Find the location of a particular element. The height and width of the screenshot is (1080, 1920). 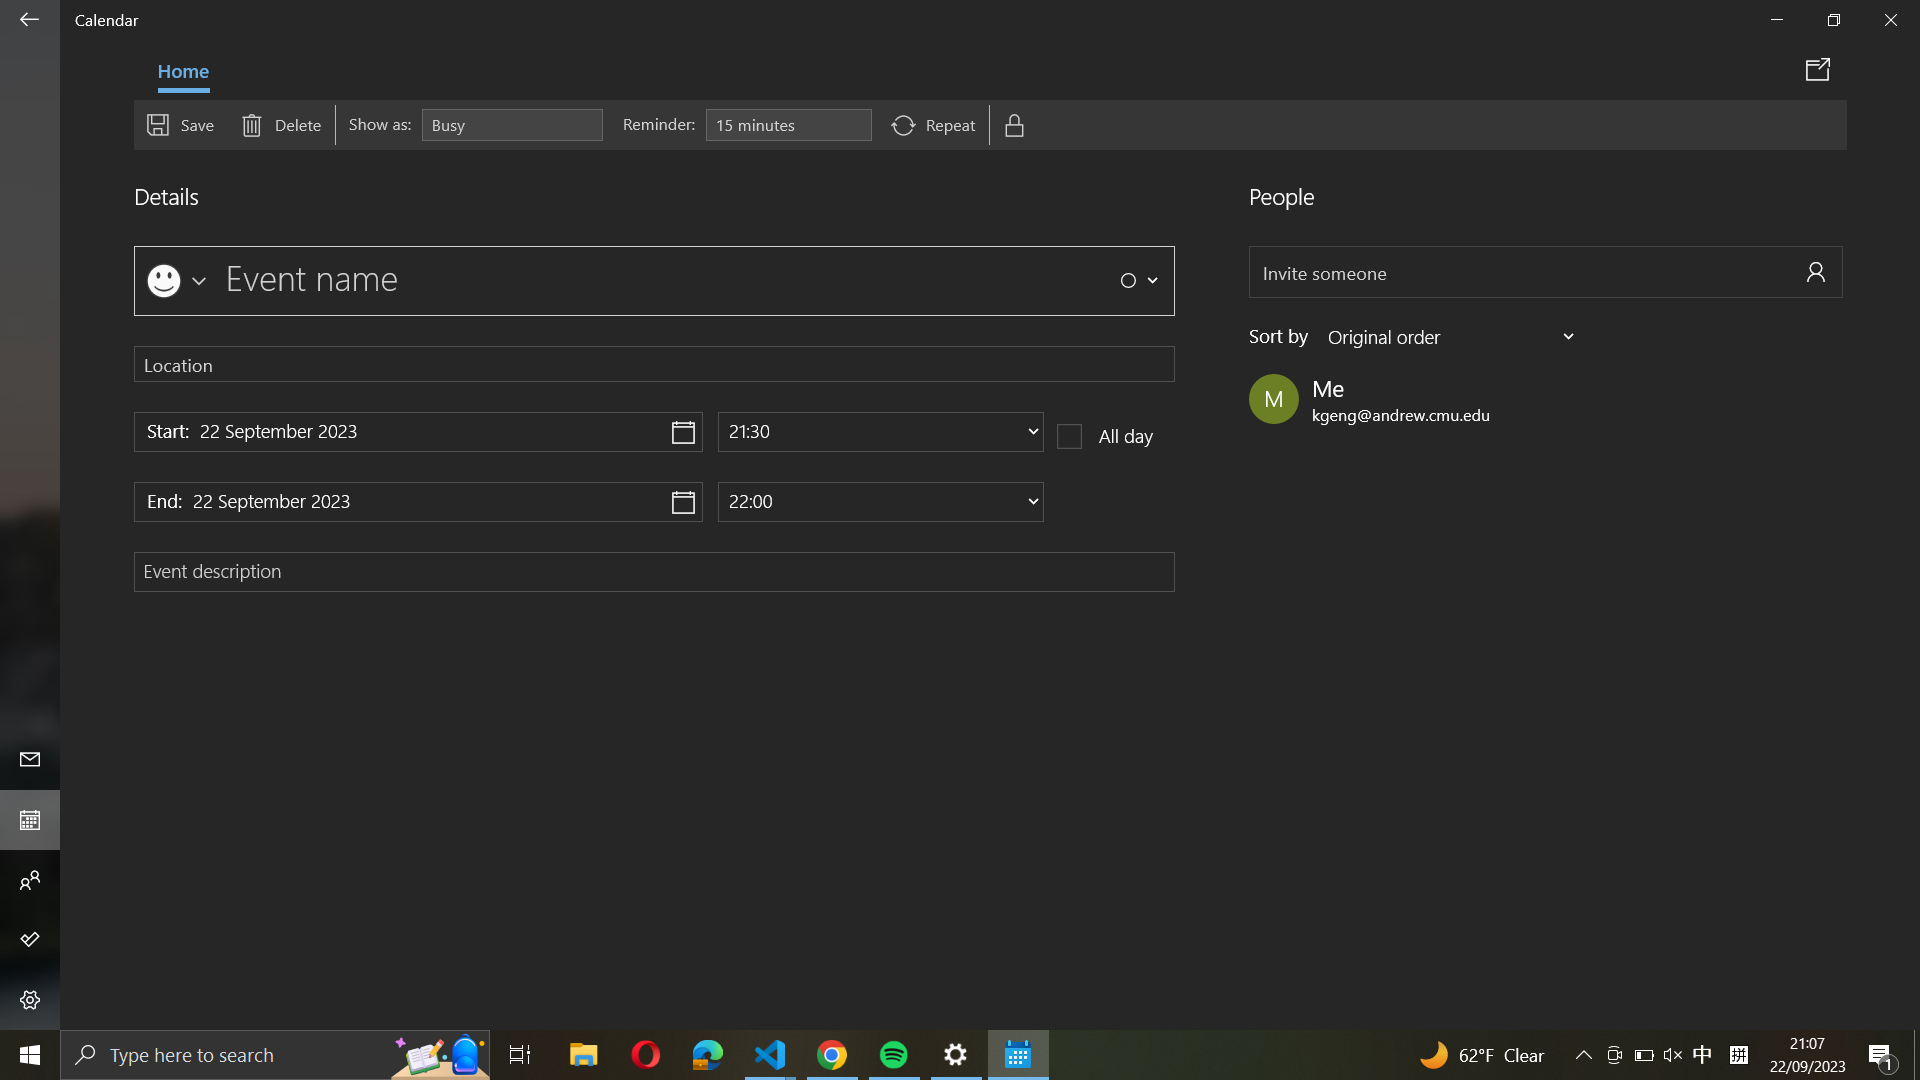

Remove event by hitting the delete button is located at coordinates (280, 123).